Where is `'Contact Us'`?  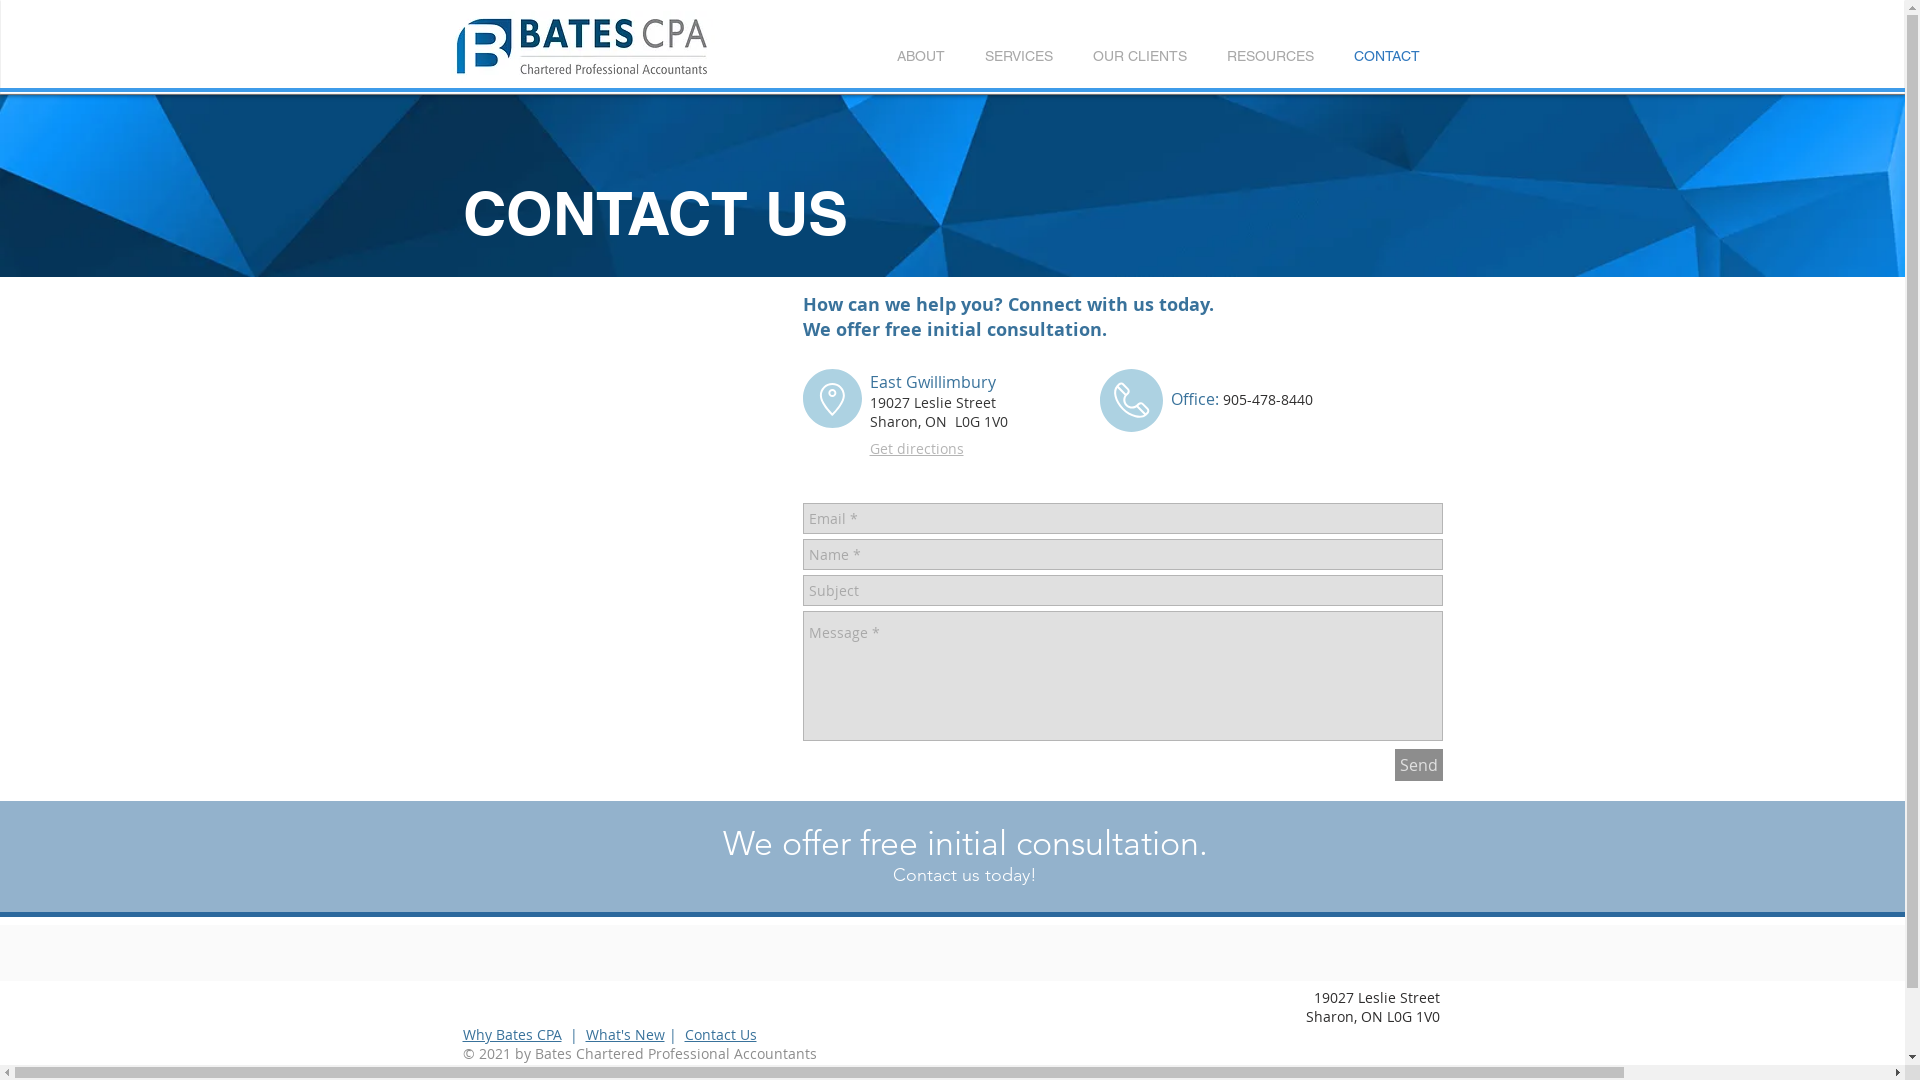
'Contact Us' is located at coordinates (720, 1034).